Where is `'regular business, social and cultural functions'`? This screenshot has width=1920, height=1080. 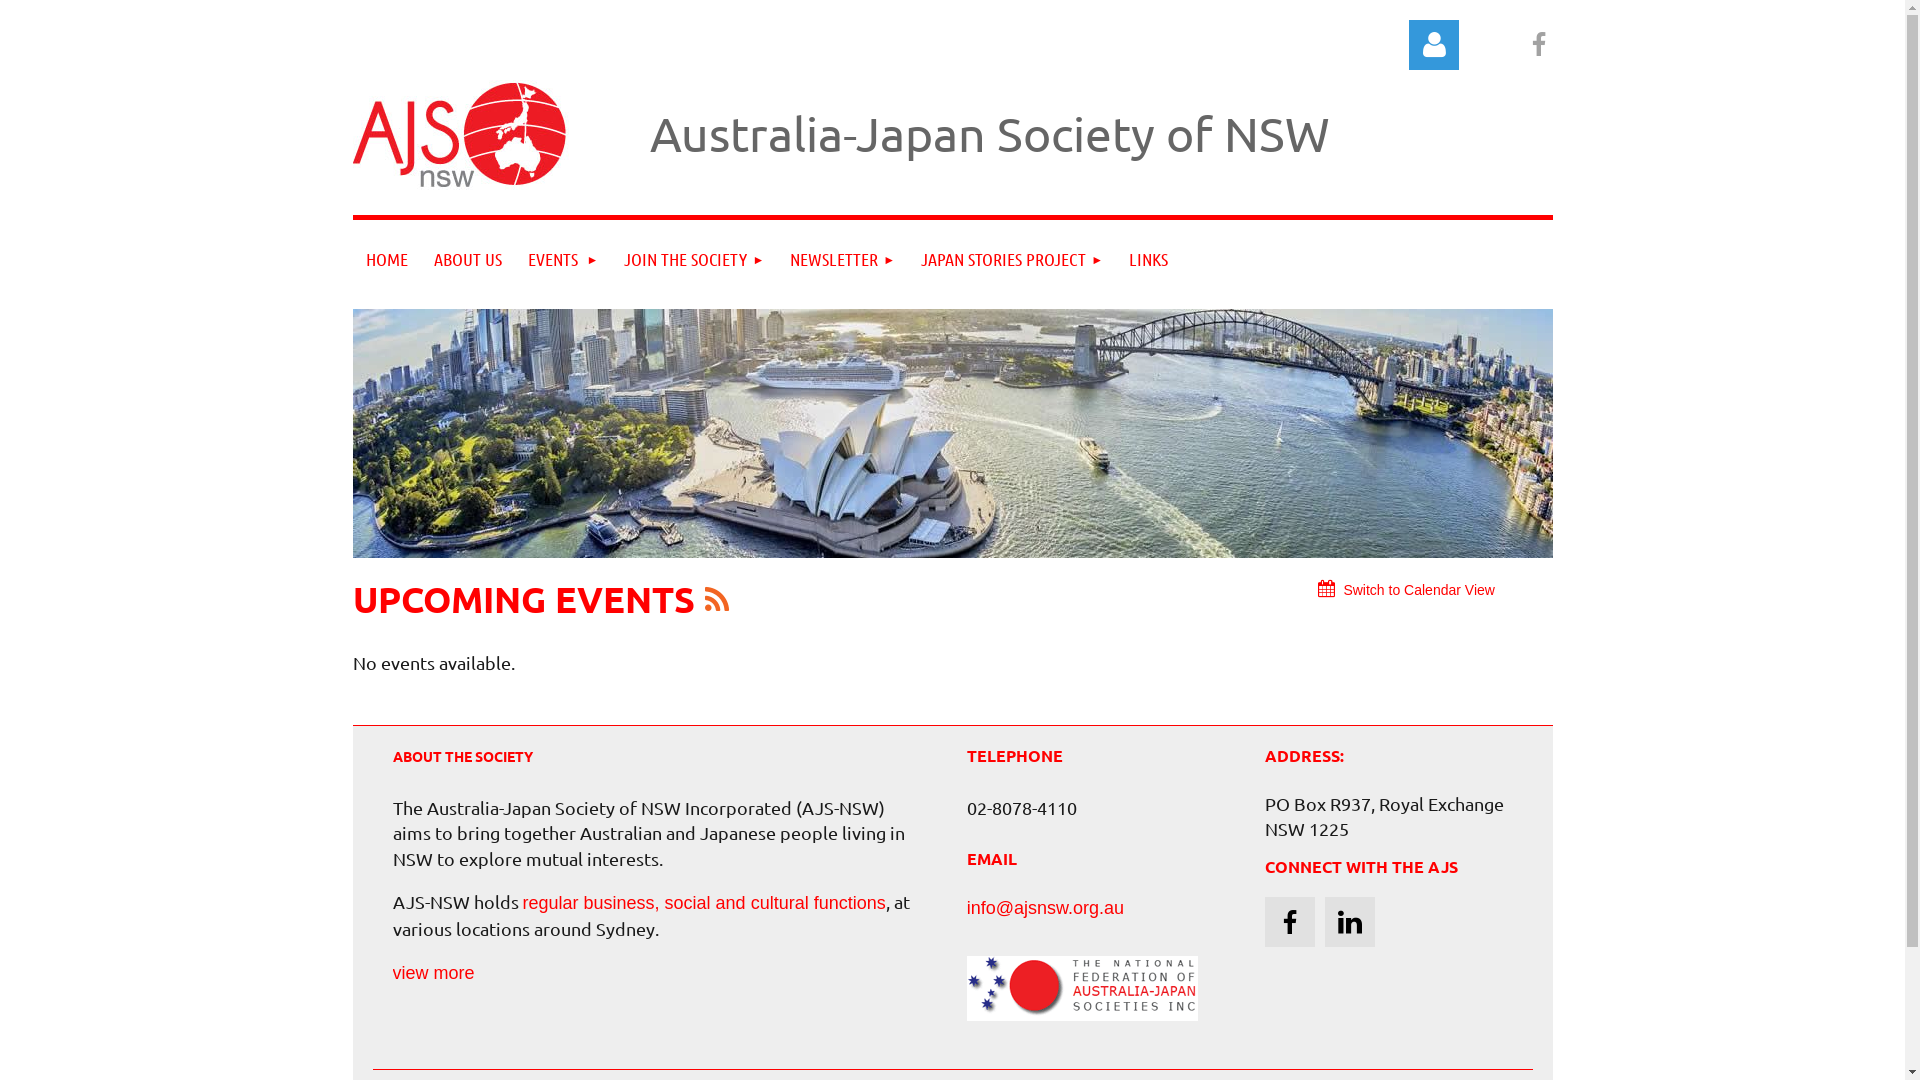 'regular business, social and cultural functions' is located at coordinates (522, 902).